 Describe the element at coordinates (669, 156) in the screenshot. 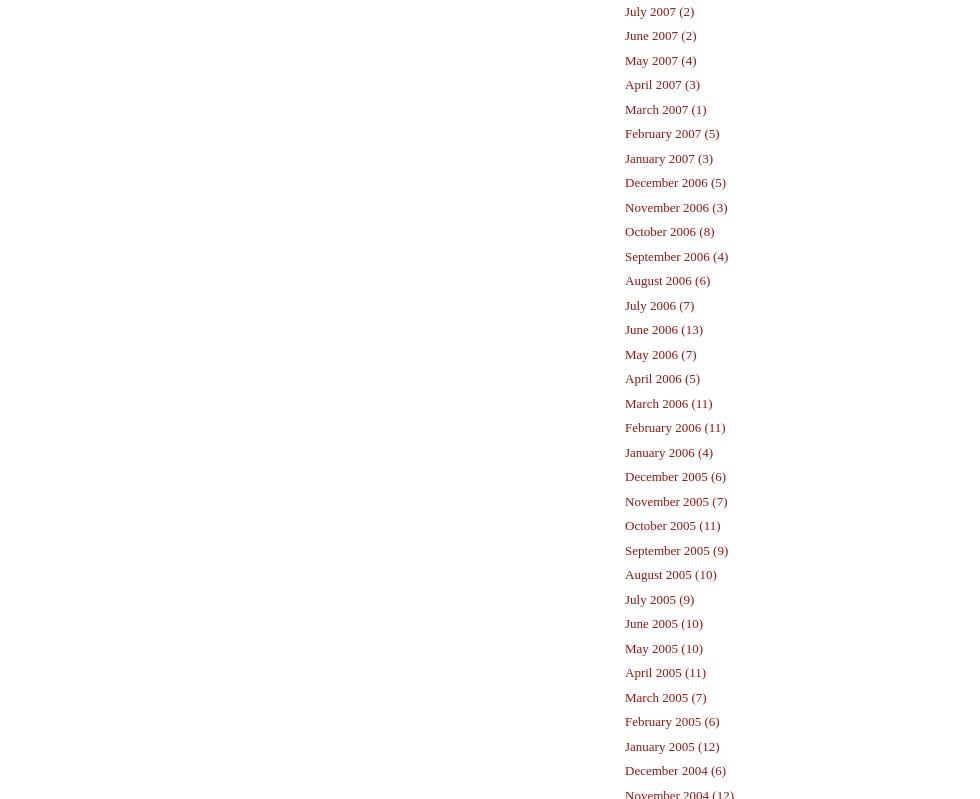

I see `'January 2007 (3)'` at that location.